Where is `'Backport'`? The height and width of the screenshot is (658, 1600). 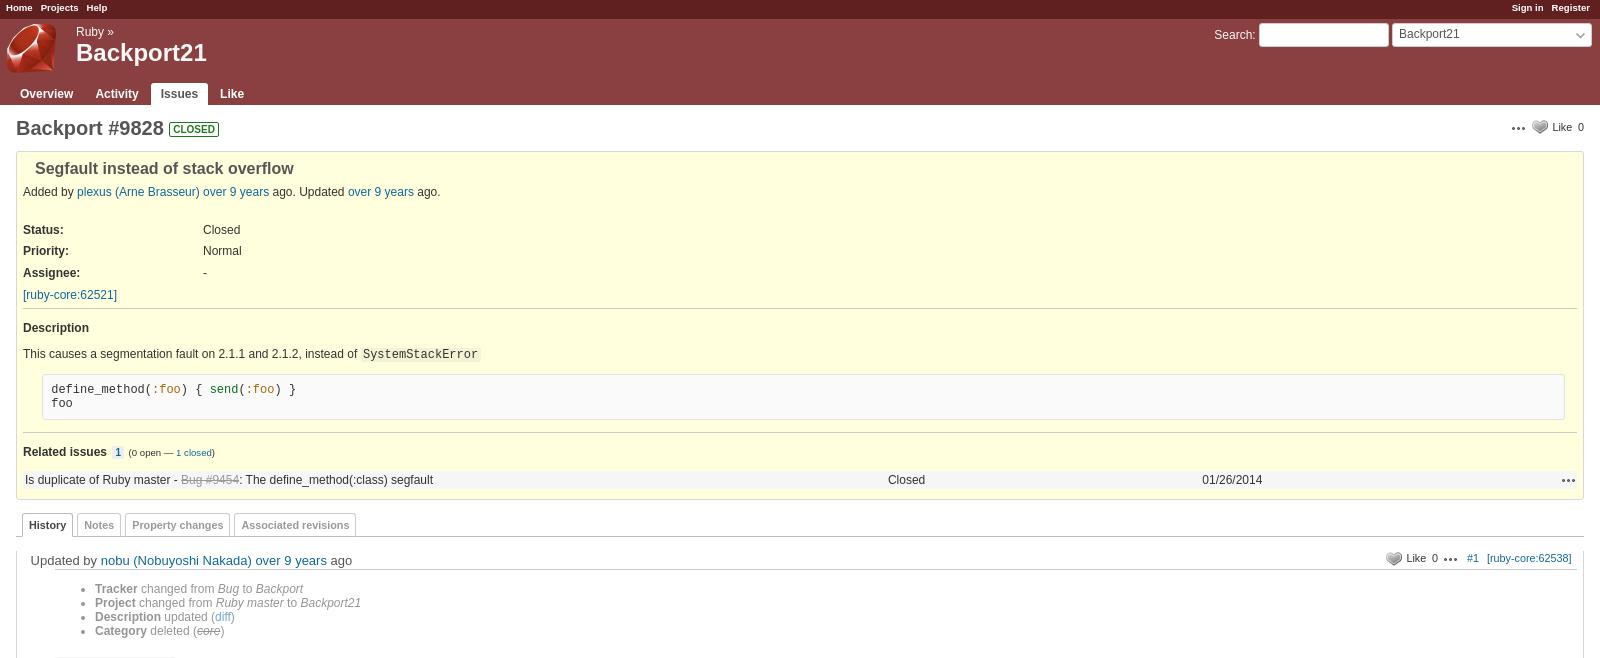 'Backport' is located at coordinates (279, 588).